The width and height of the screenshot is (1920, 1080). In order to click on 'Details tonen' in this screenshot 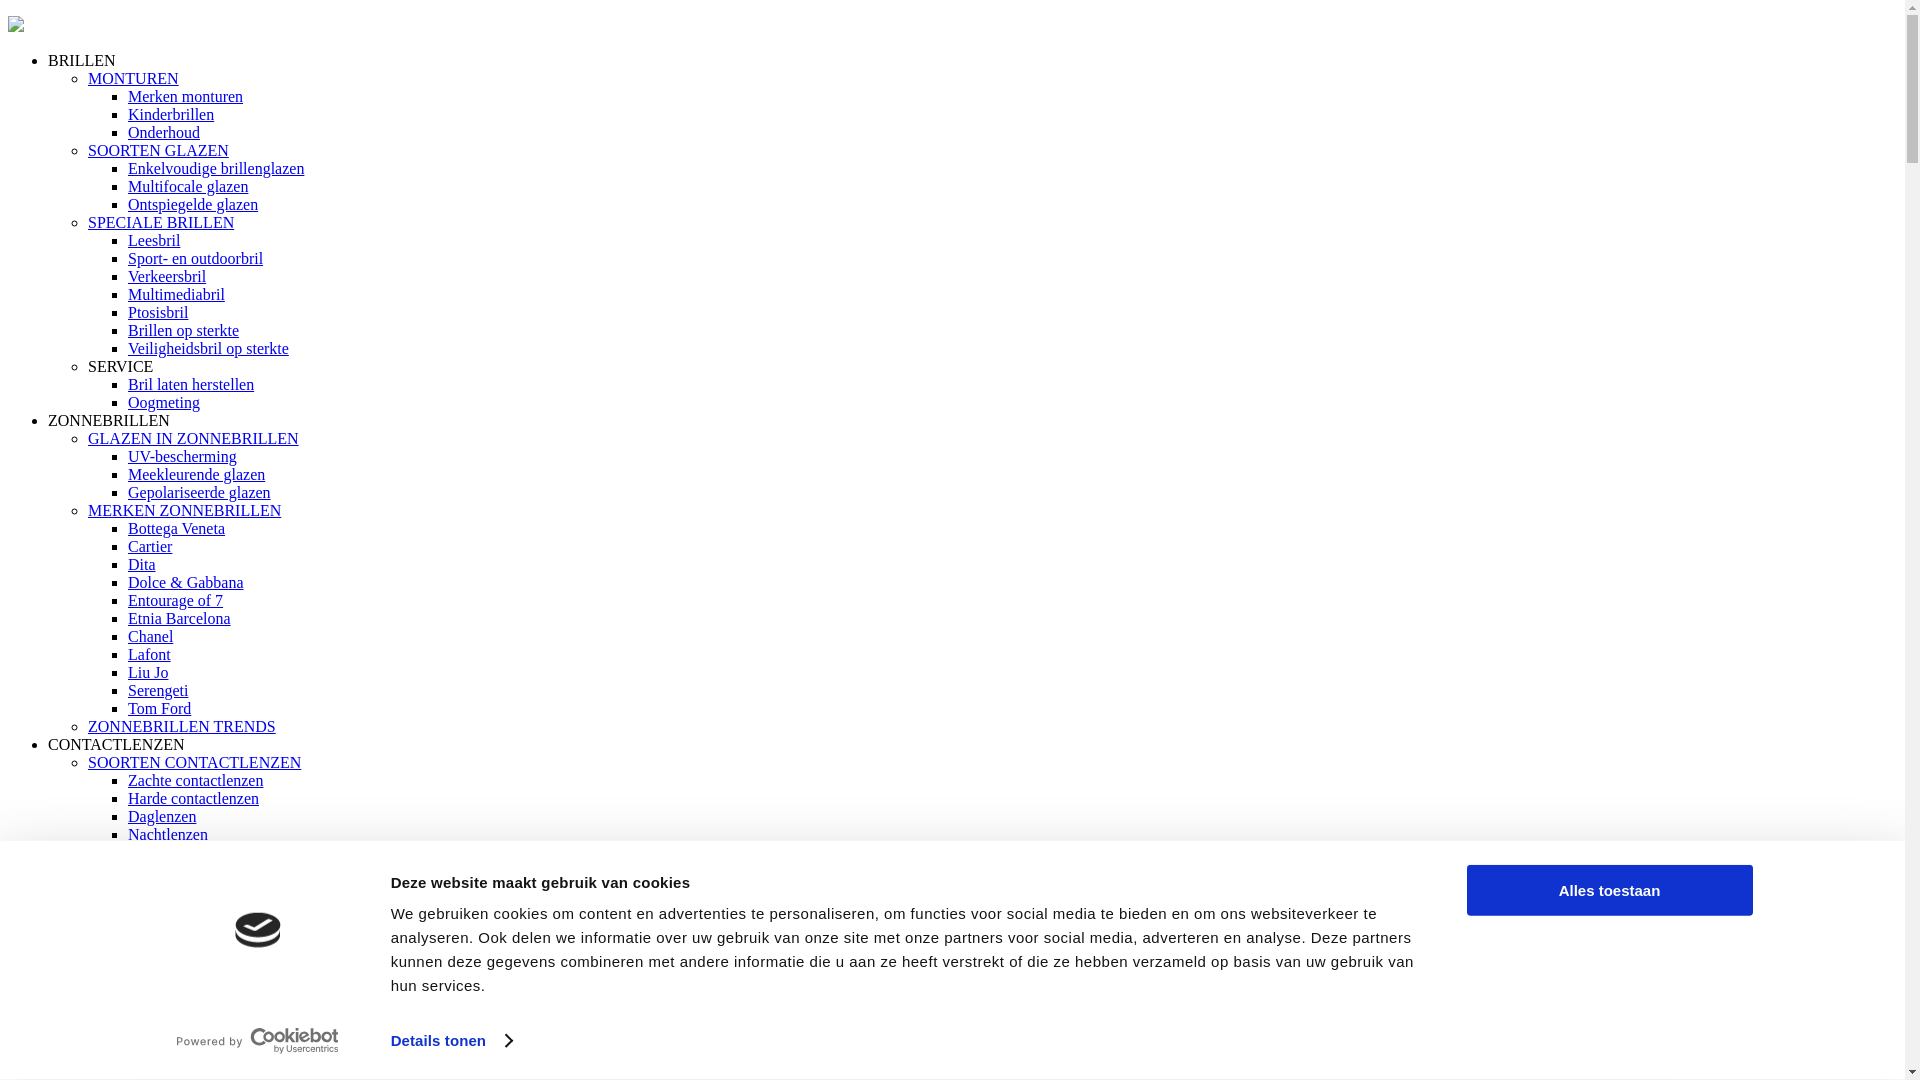, I will do `click(450, 1040)`.